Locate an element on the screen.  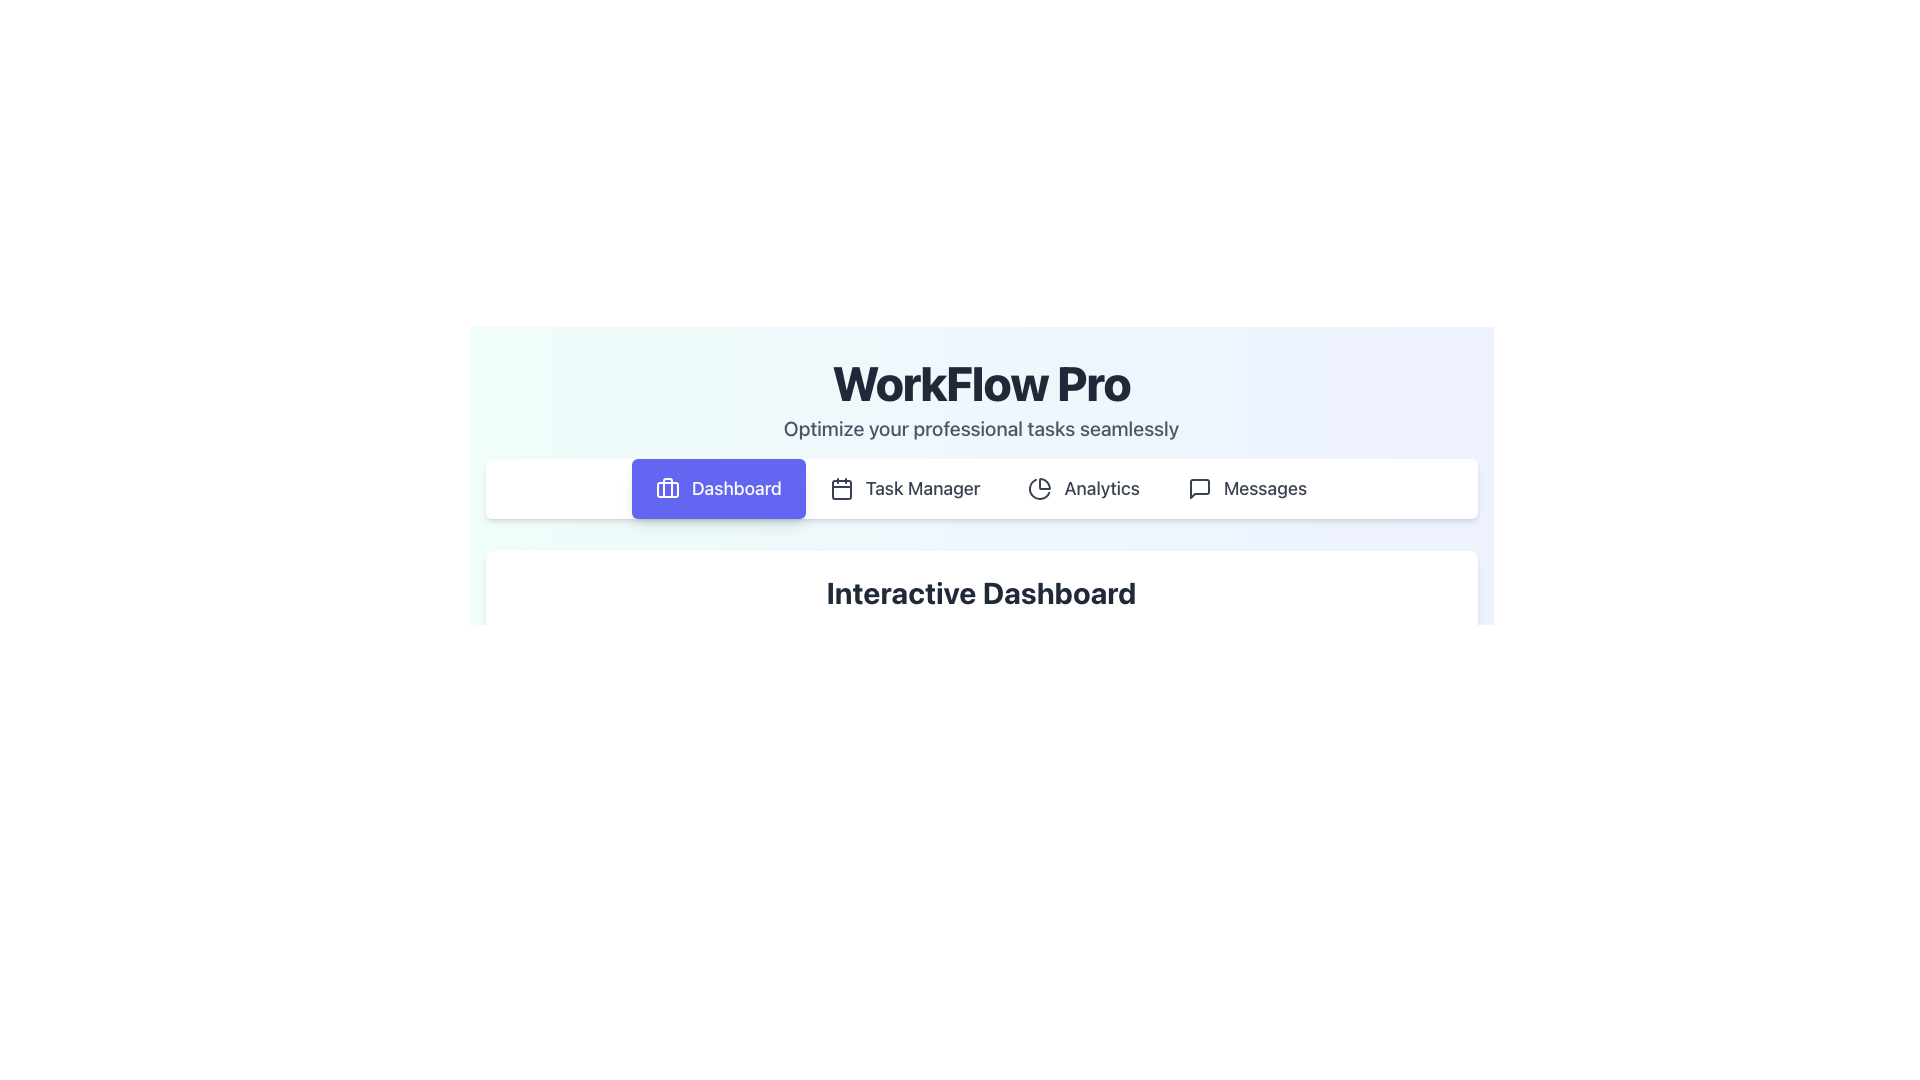
the Header text that introduces the section for interactive dashboards, located centrally above the descriptive text about workflow insights is located at coordinates (981, 592).